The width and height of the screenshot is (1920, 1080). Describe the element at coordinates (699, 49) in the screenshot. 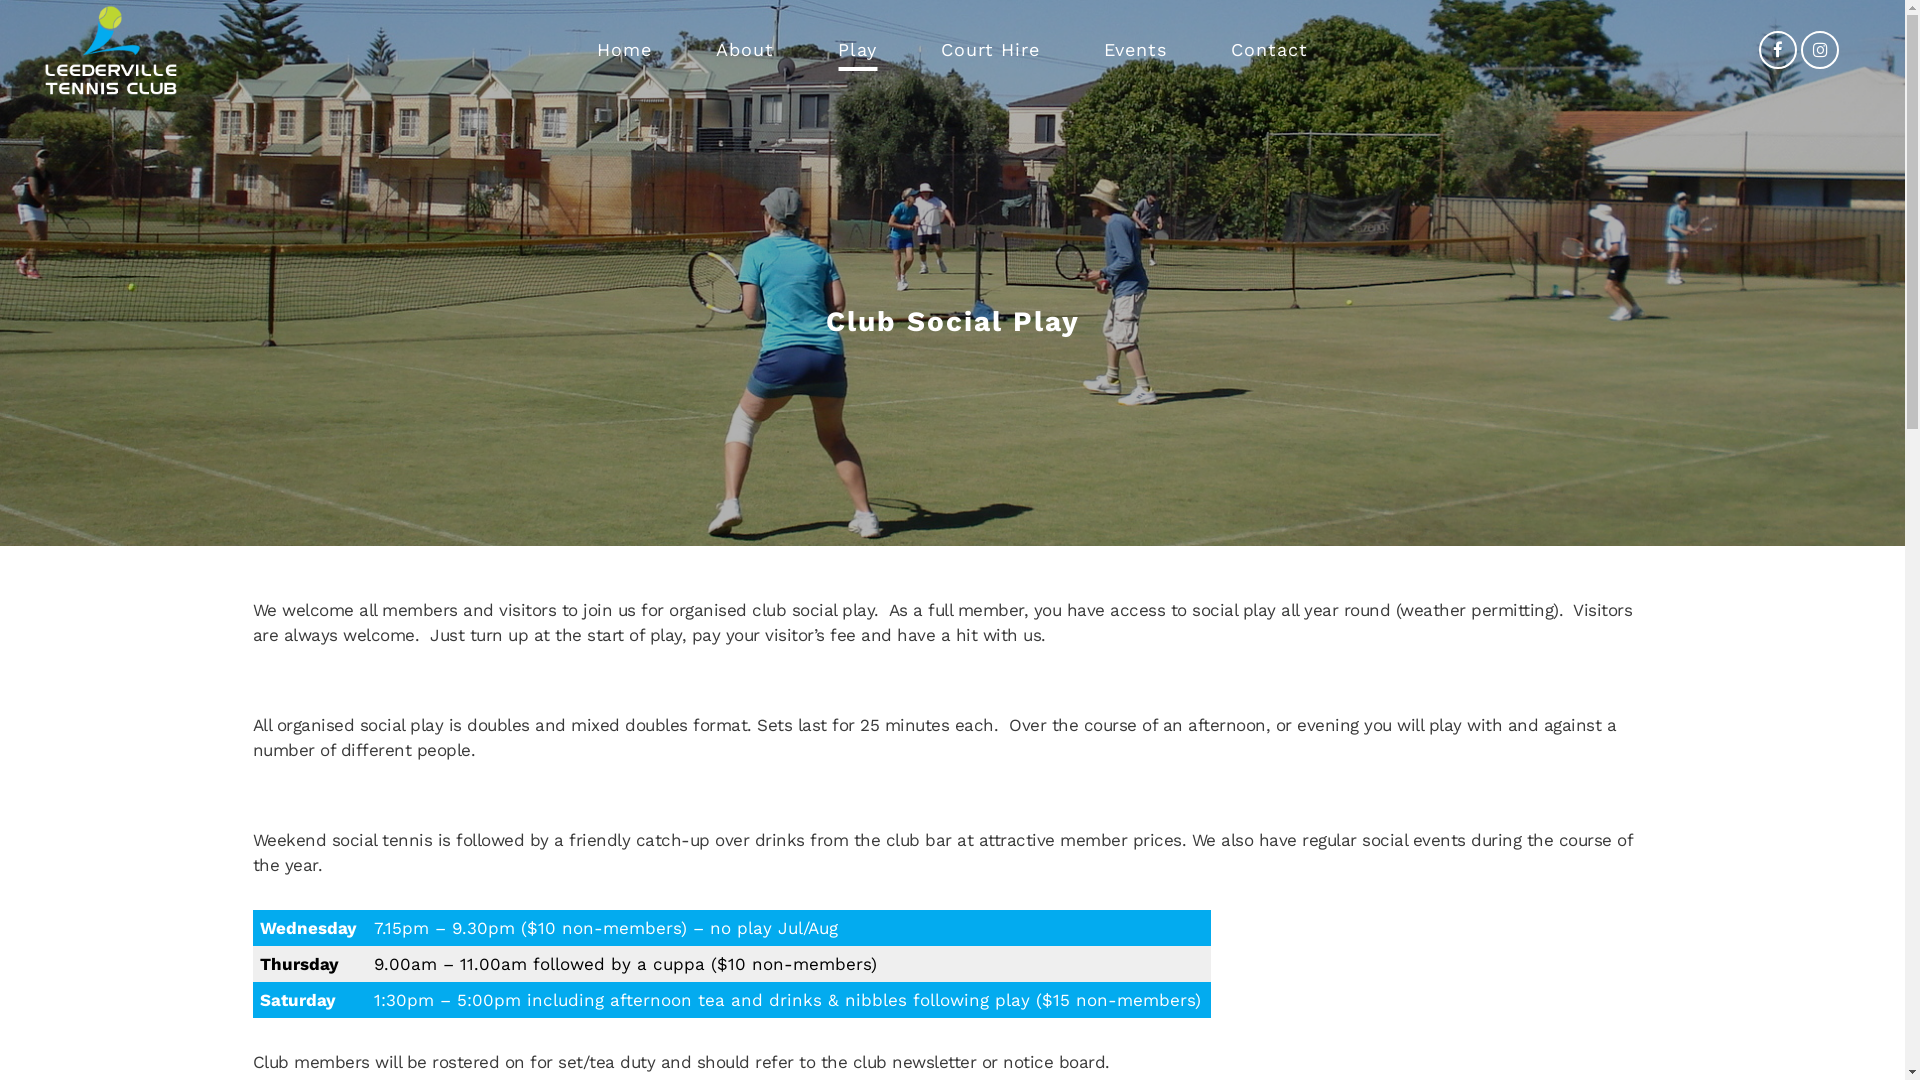

I see `'About'` at that location.